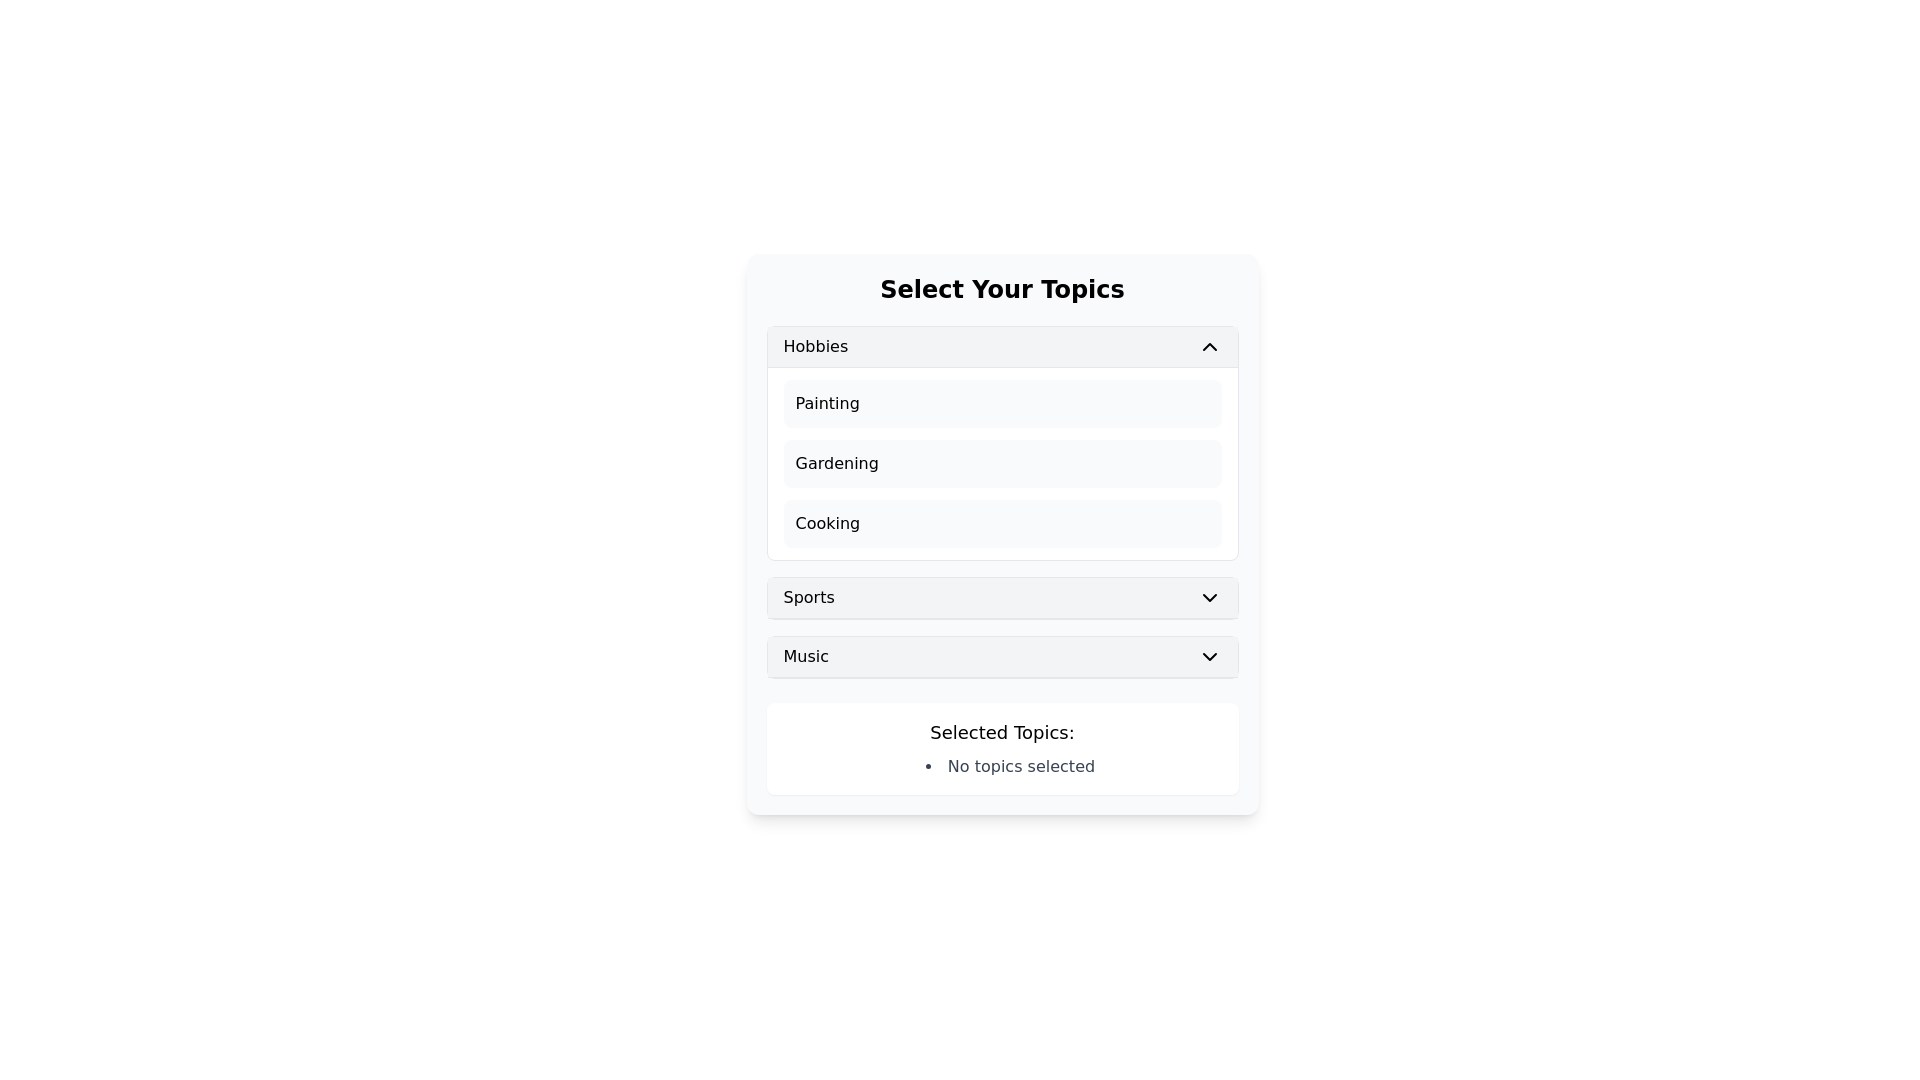 This screenshot has height=1080, width=1920. I want to click on the Dropdown Chevron icon located to the far right of the 'Sports' row, so click(1208, 596).